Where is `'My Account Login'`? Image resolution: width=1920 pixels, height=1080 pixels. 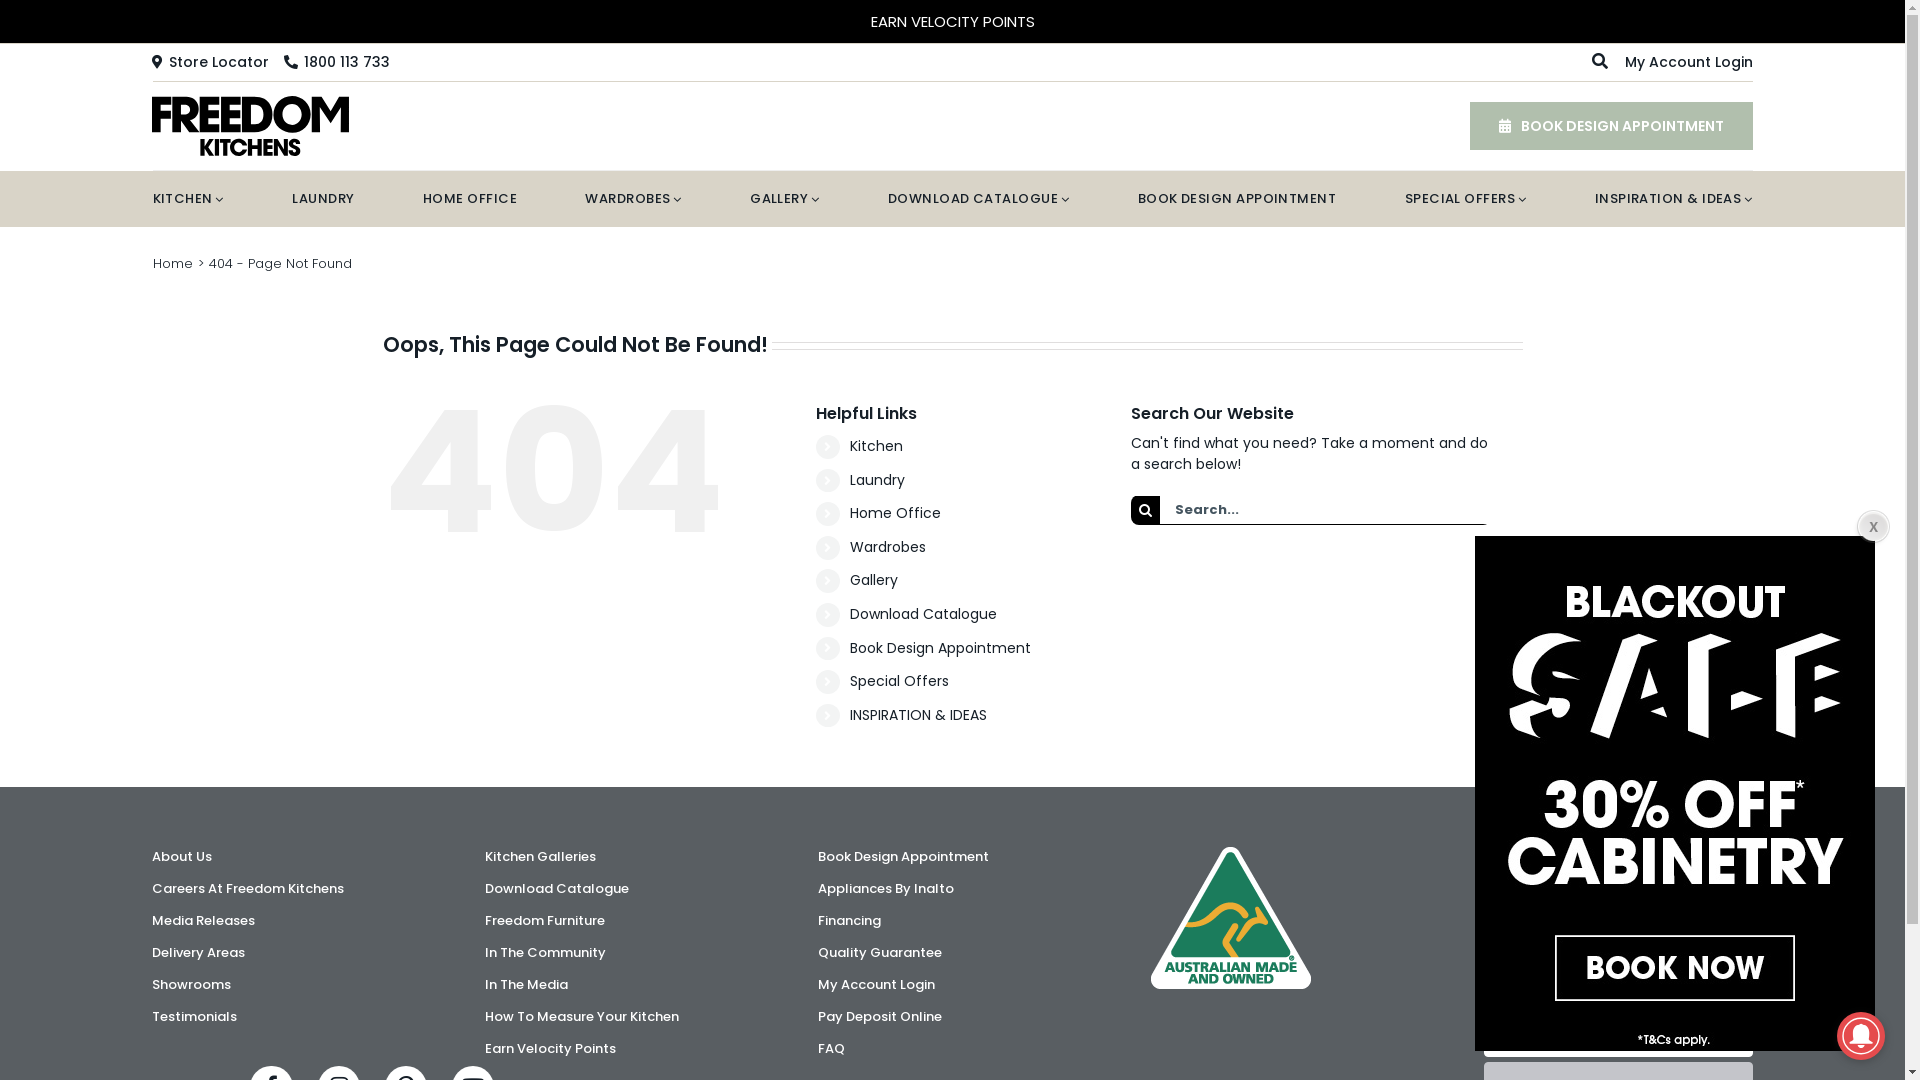 'My Account Login' is located at coordinates (1688, 60).